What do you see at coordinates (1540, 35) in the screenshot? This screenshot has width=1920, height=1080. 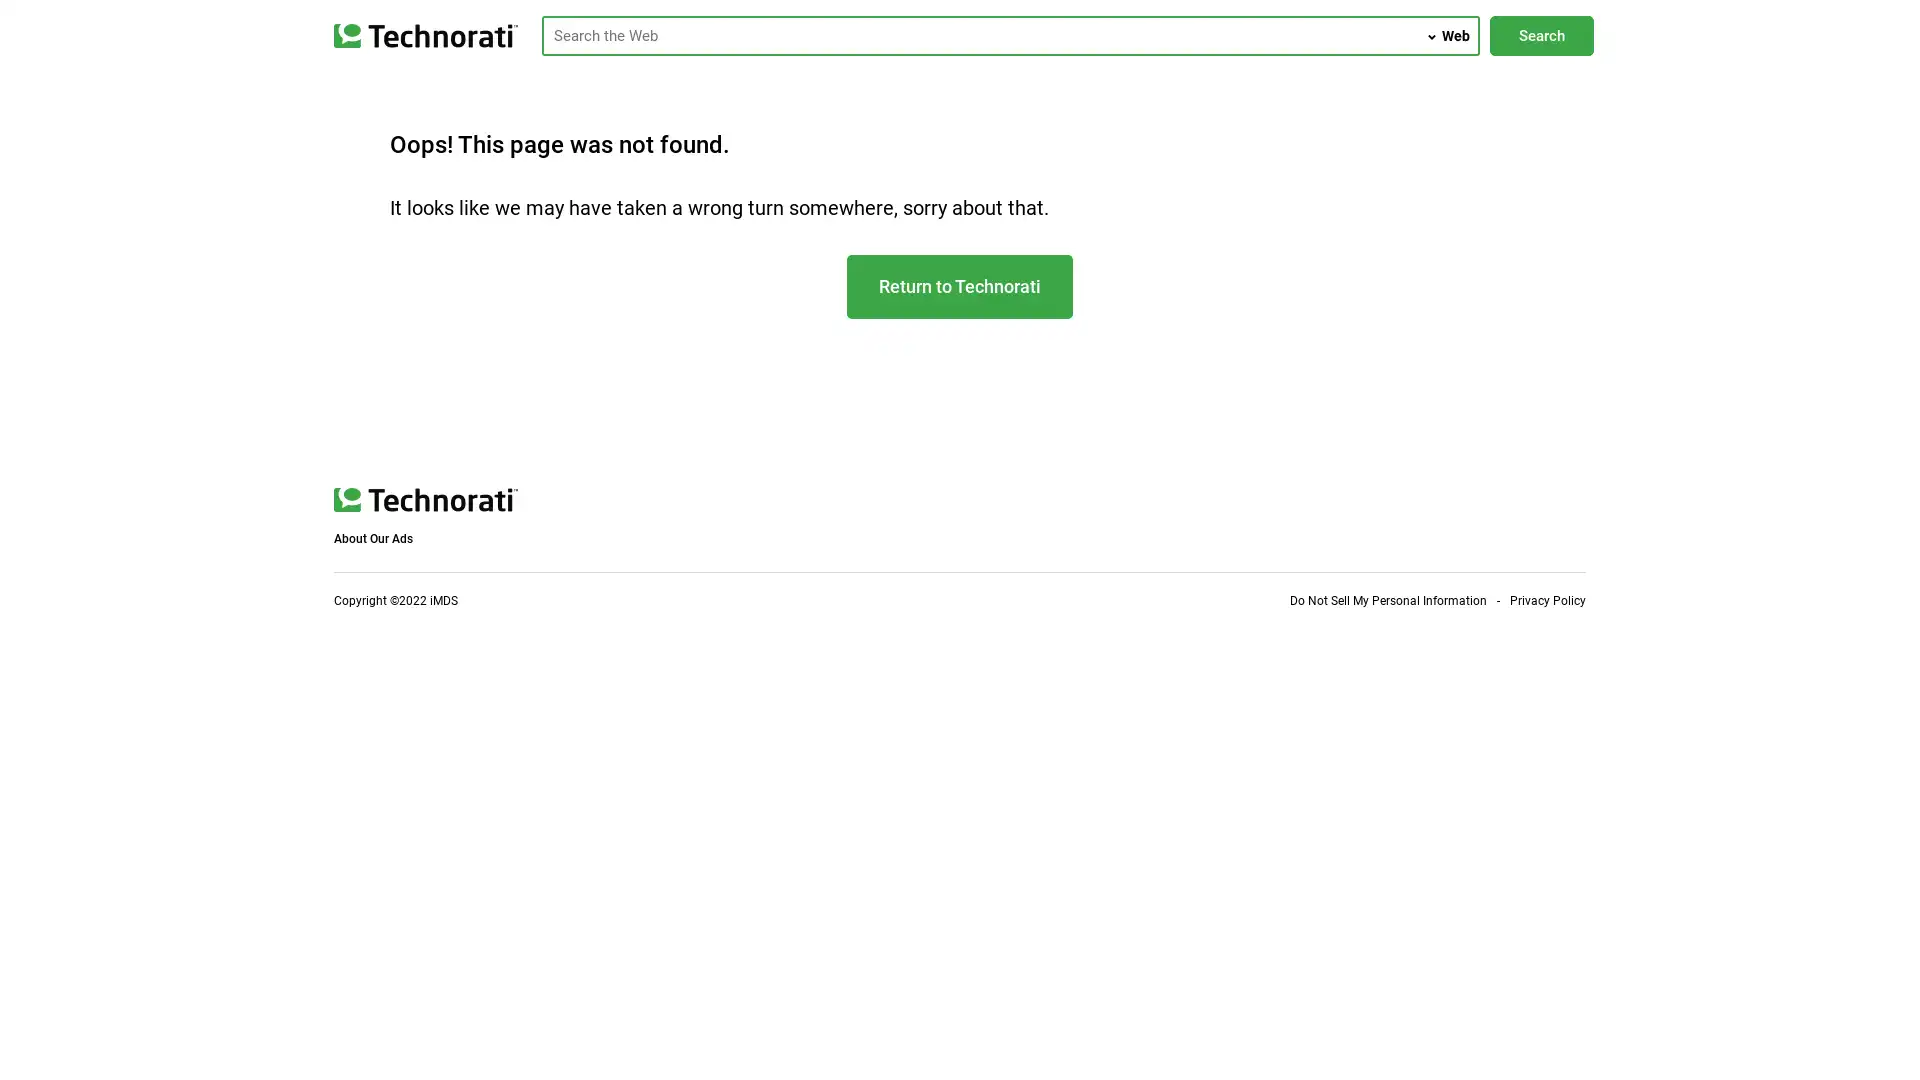 I see `Search` at bounding box center [1540, 35].